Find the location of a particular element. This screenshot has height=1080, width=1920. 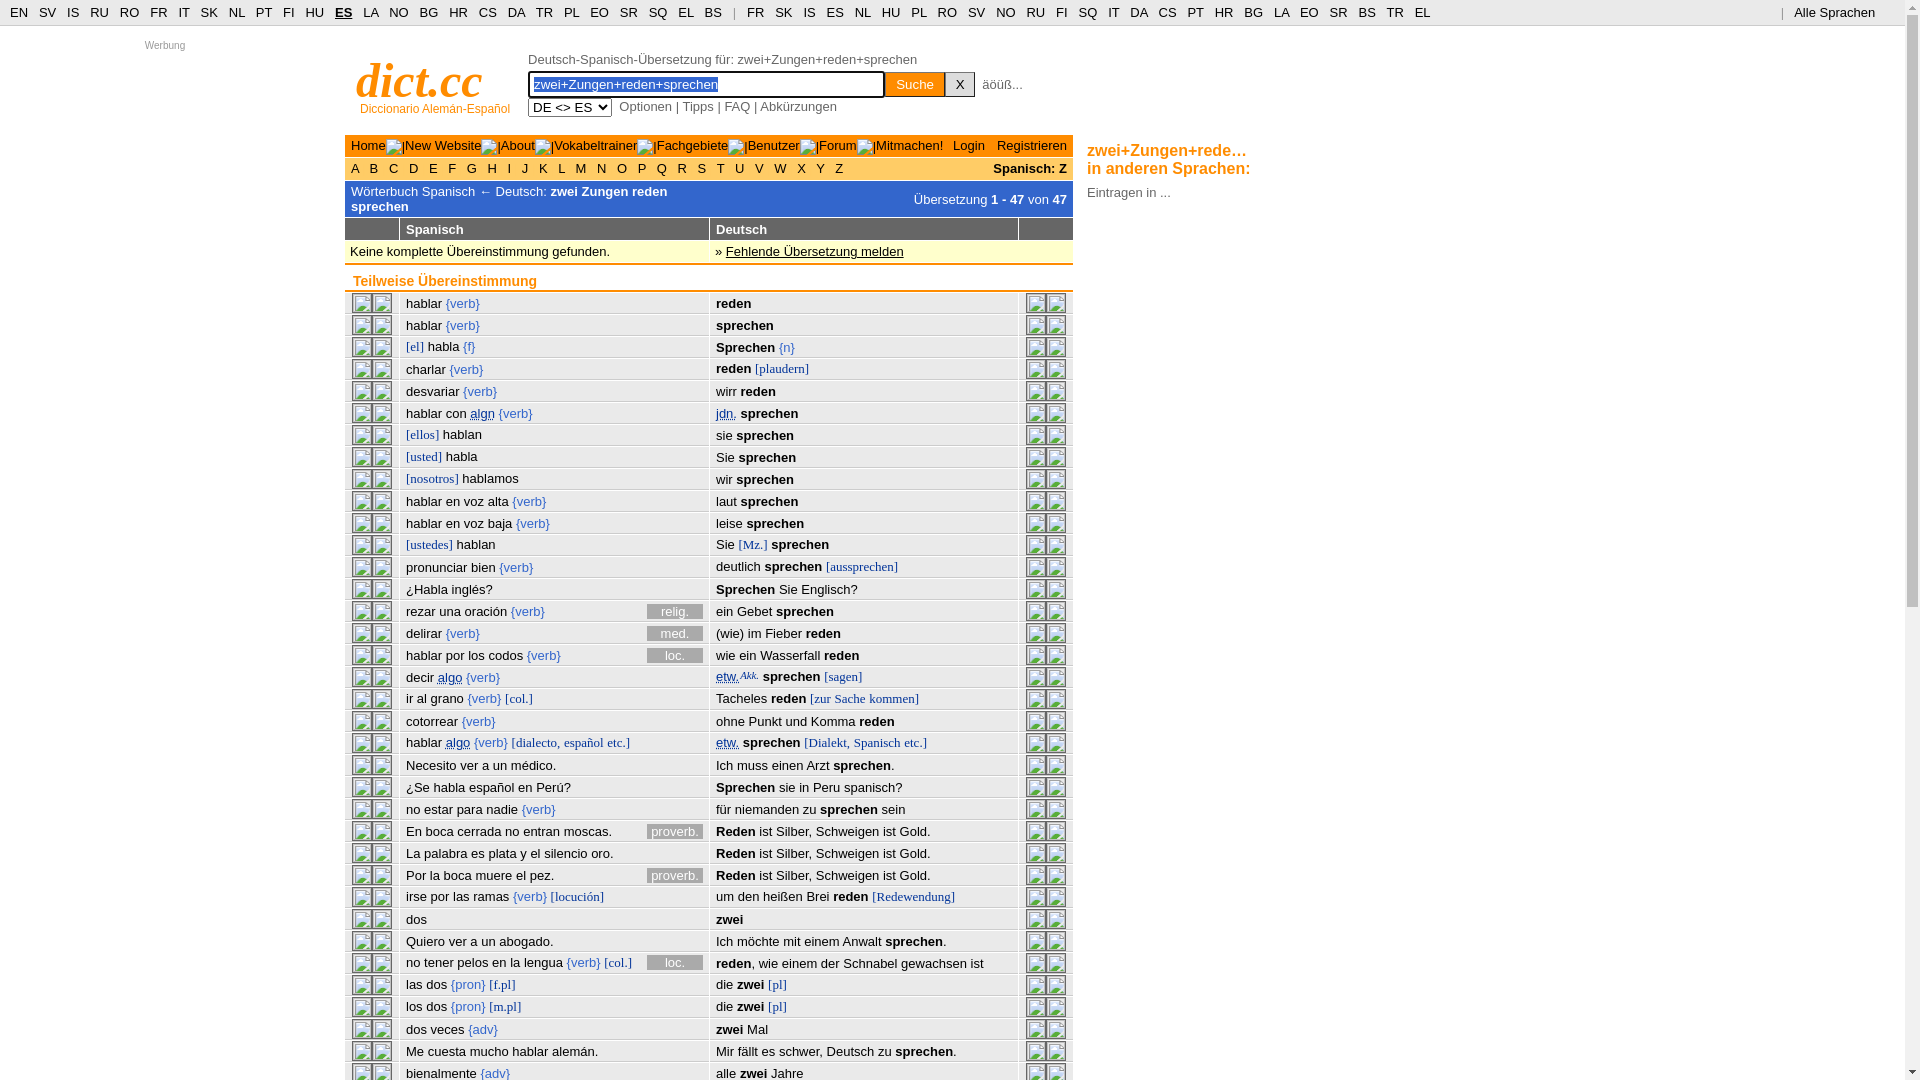

'Spanisch' is located at coordinates (877, 742).